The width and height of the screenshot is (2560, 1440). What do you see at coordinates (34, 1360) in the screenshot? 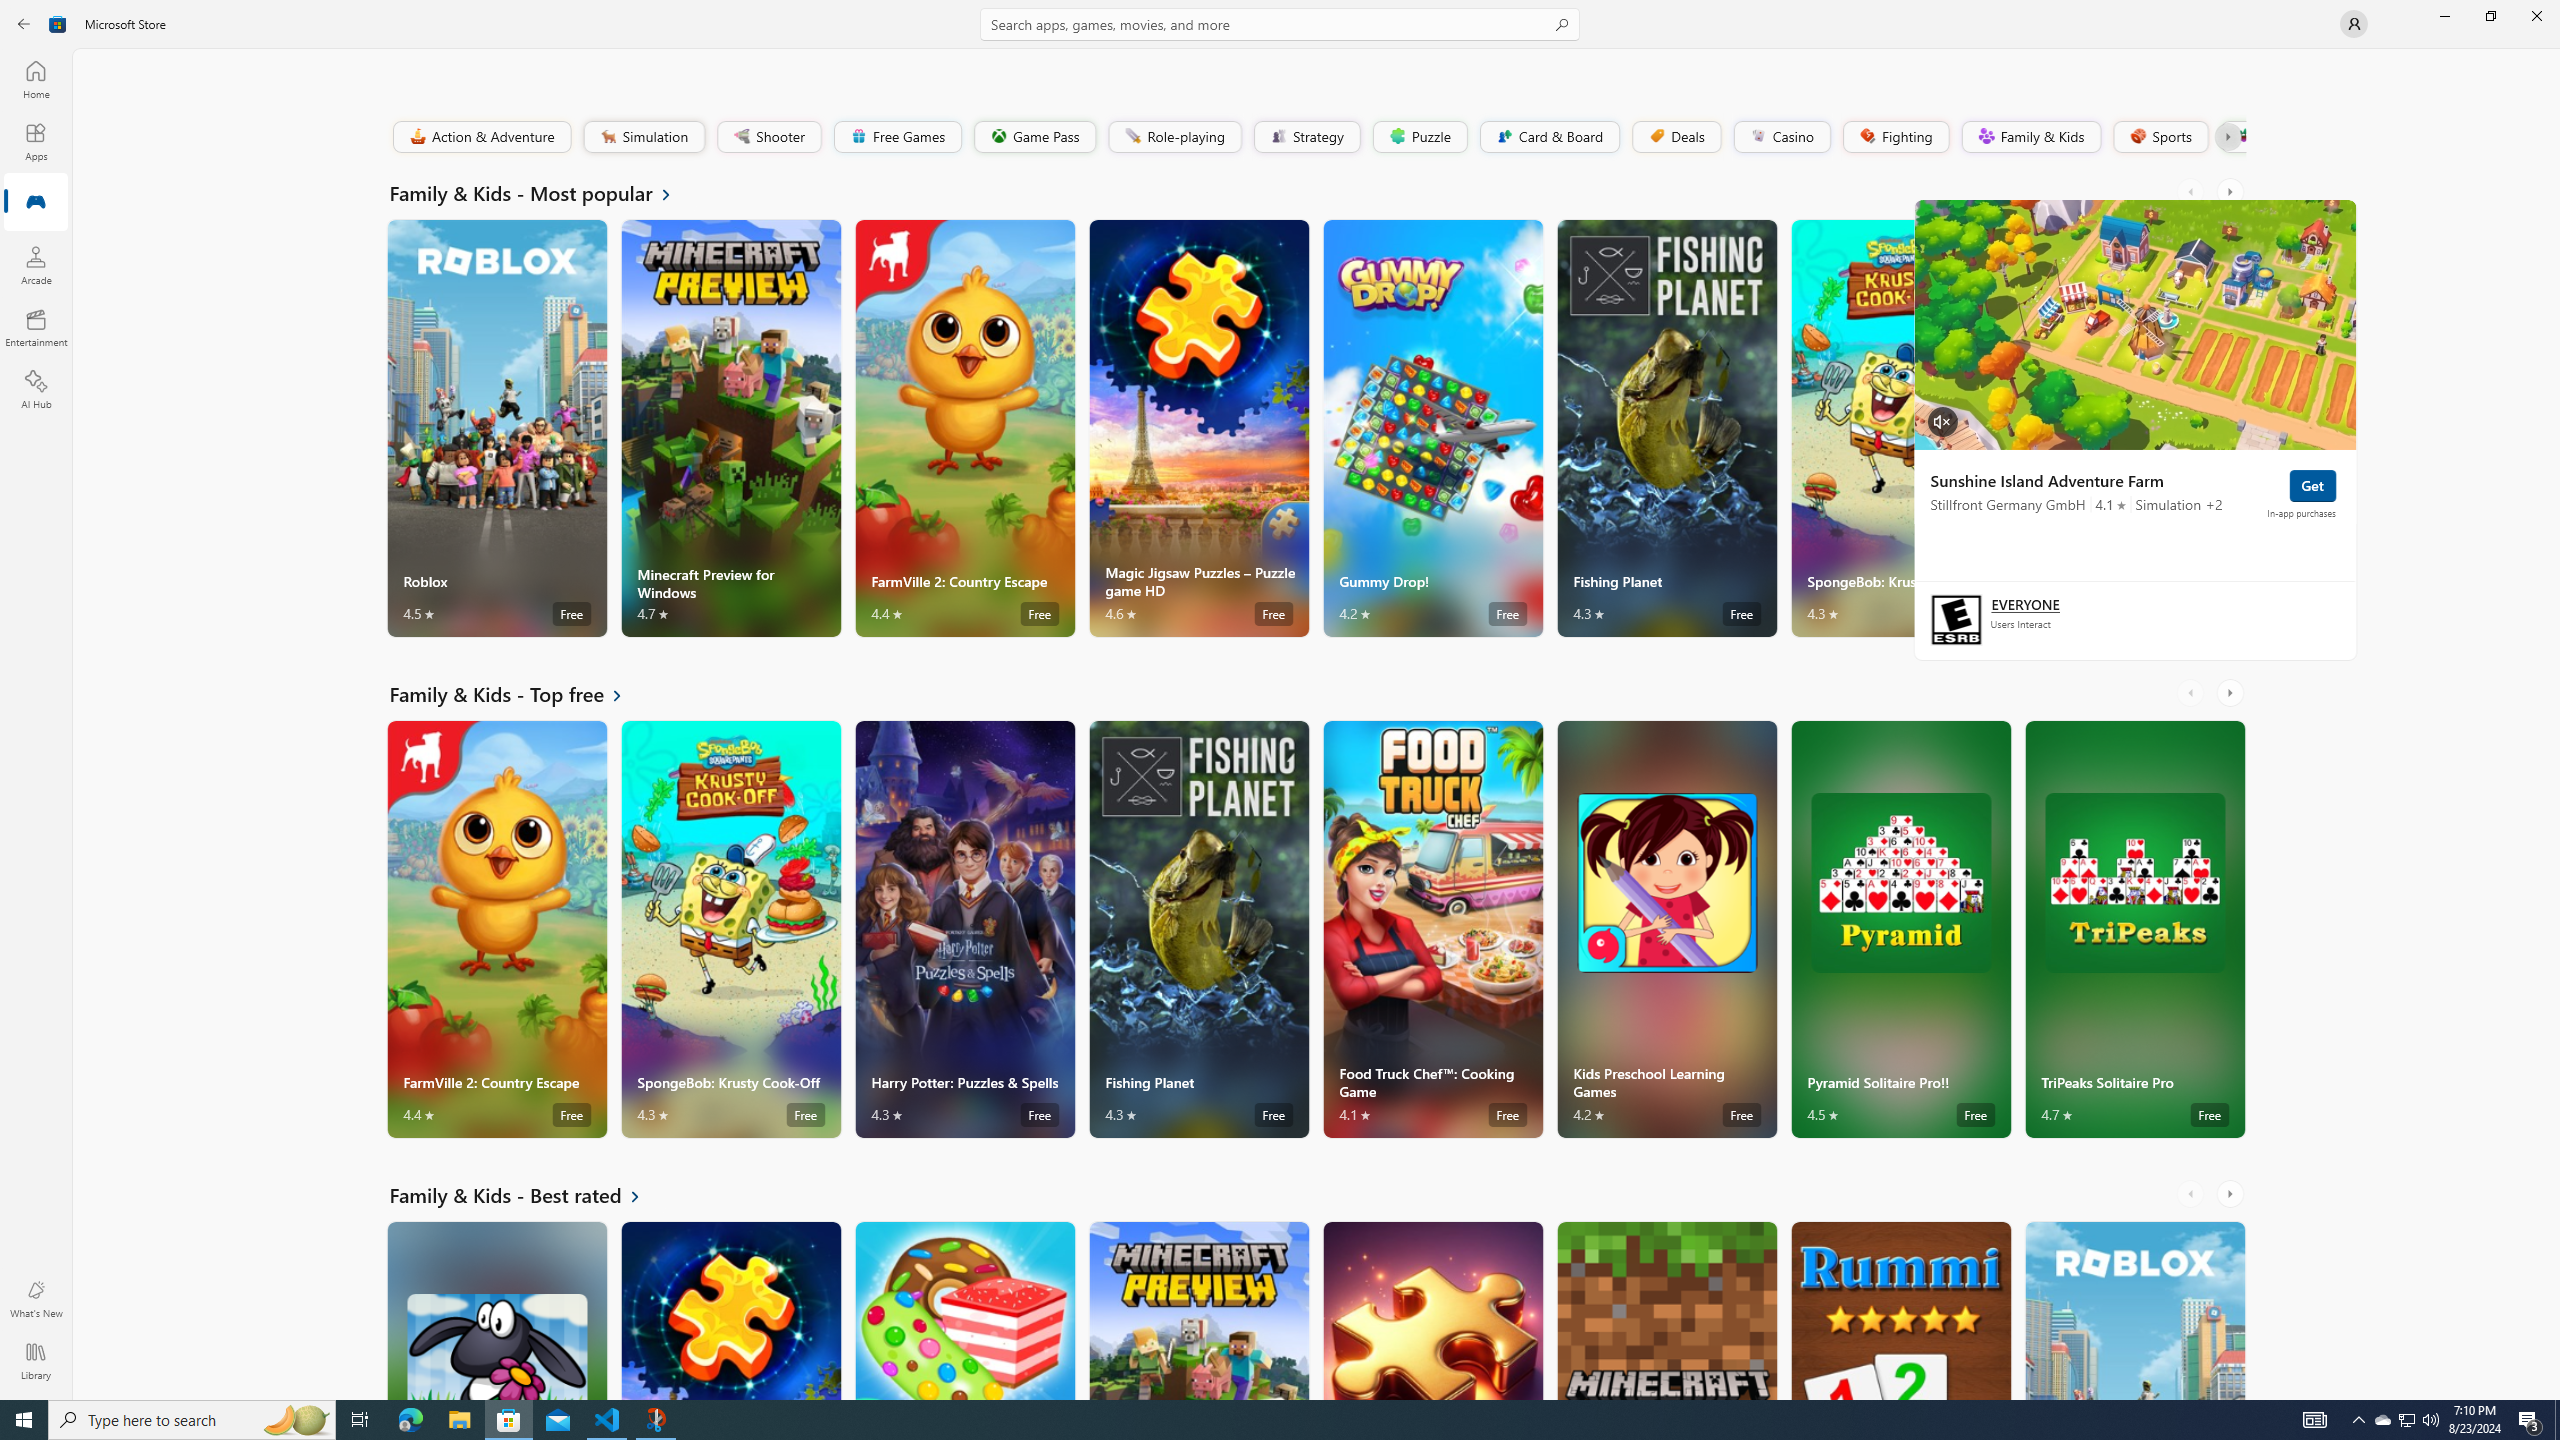
I see `'Library'` at bounding box center [34, 1360].